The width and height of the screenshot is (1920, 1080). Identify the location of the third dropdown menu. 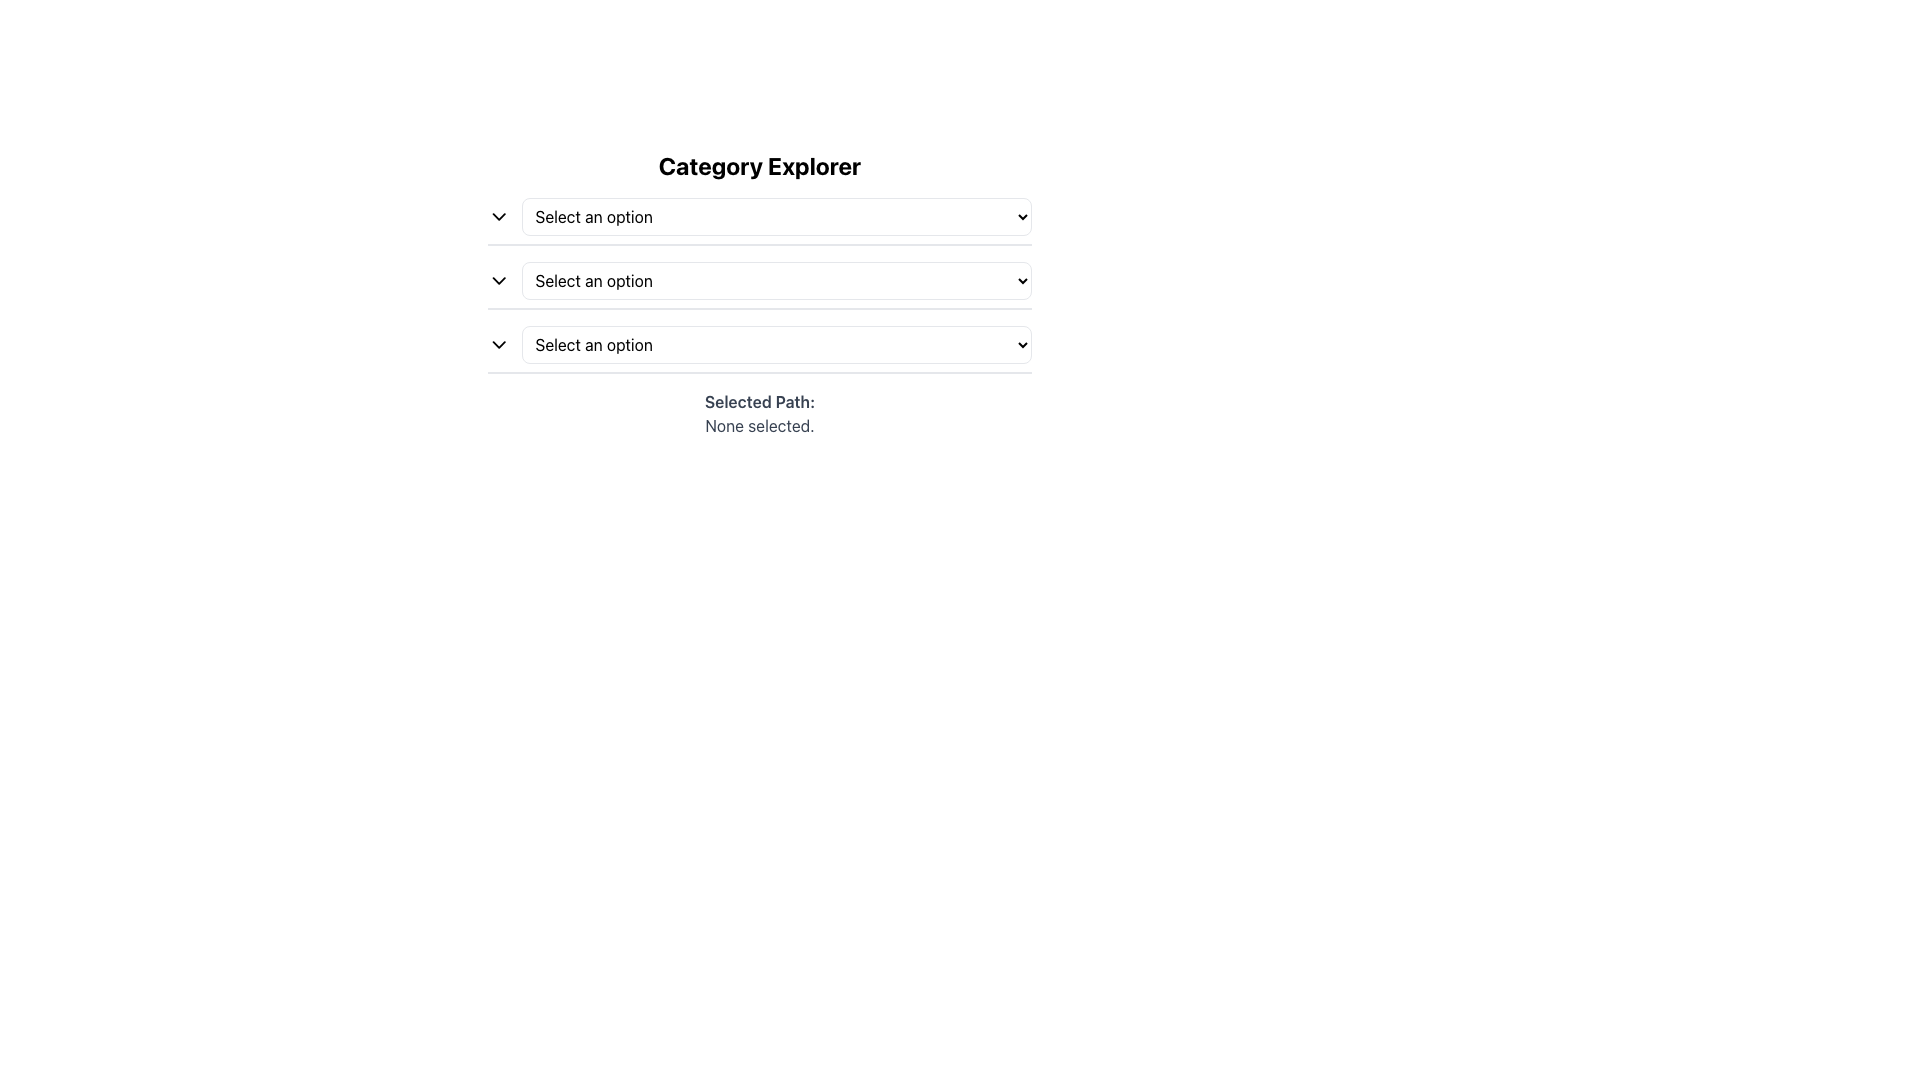
(776, 343).